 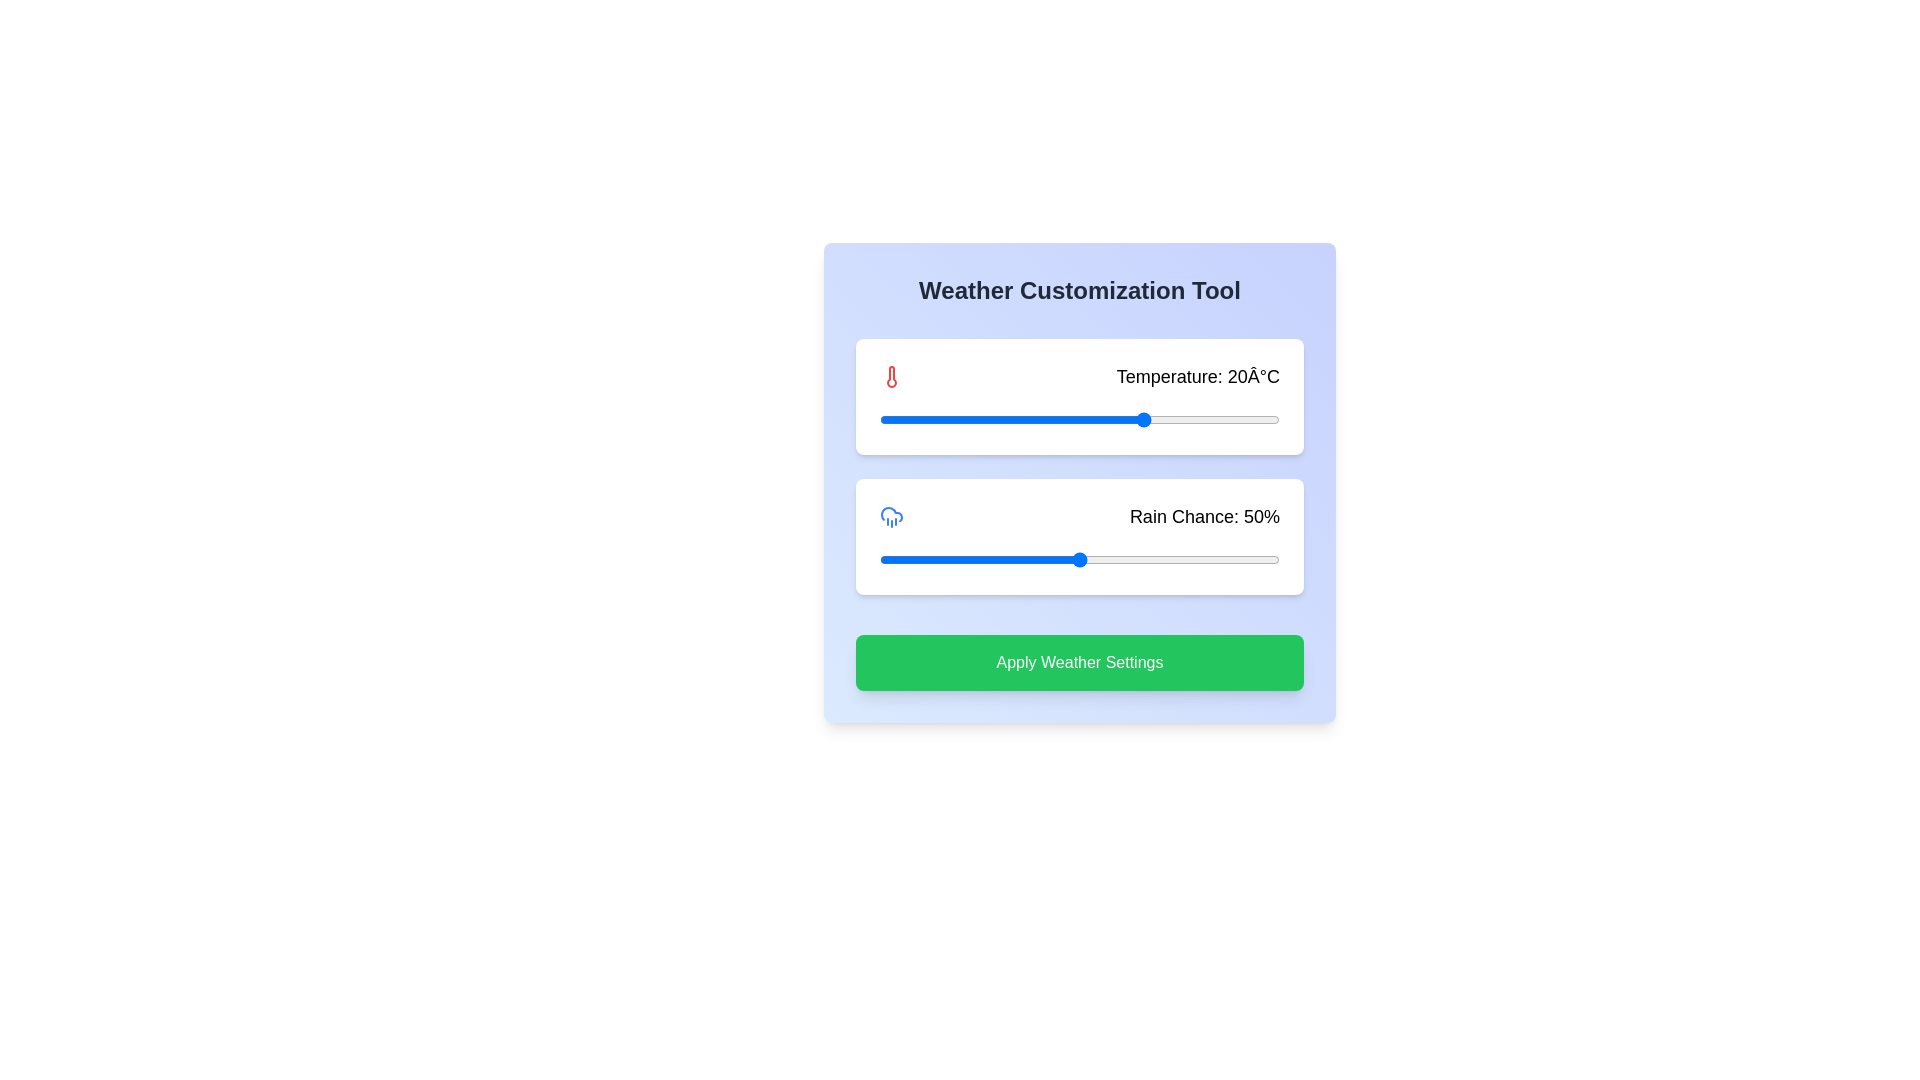 I want to click on the rain chance slider to set the rain probability to 51%, so click(x=1083, y=559).